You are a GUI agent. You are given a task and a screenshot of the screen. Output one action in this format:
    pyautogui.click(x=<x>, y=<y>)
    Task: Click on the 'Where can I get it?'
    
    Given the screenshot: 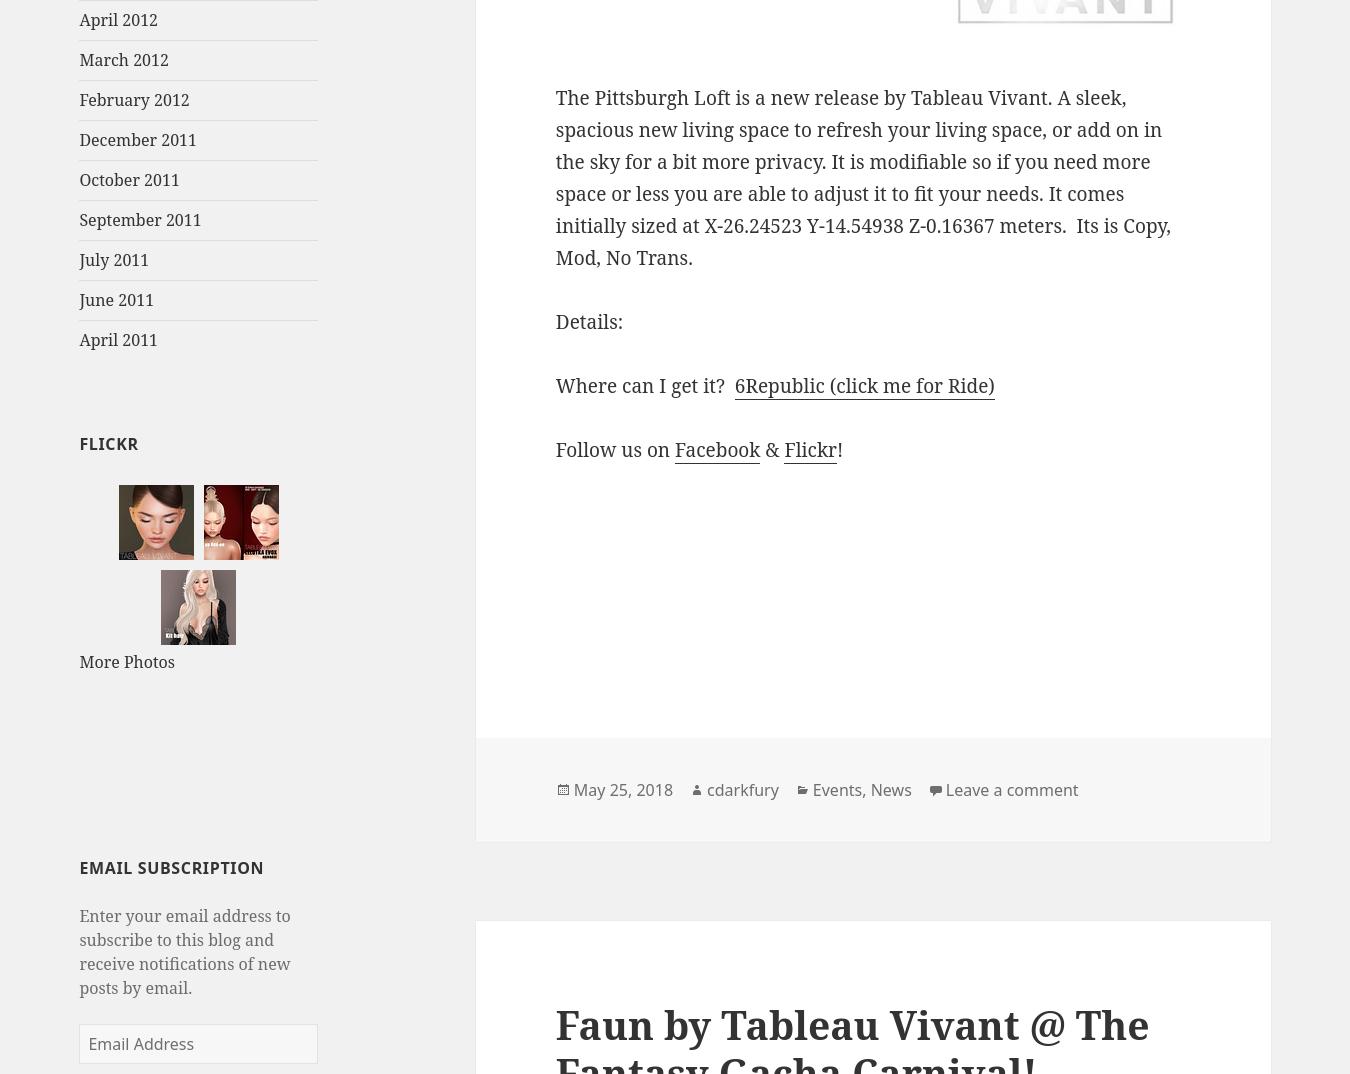 What is the action you would take?
    pyautogui.click(x=644, y=385)
    